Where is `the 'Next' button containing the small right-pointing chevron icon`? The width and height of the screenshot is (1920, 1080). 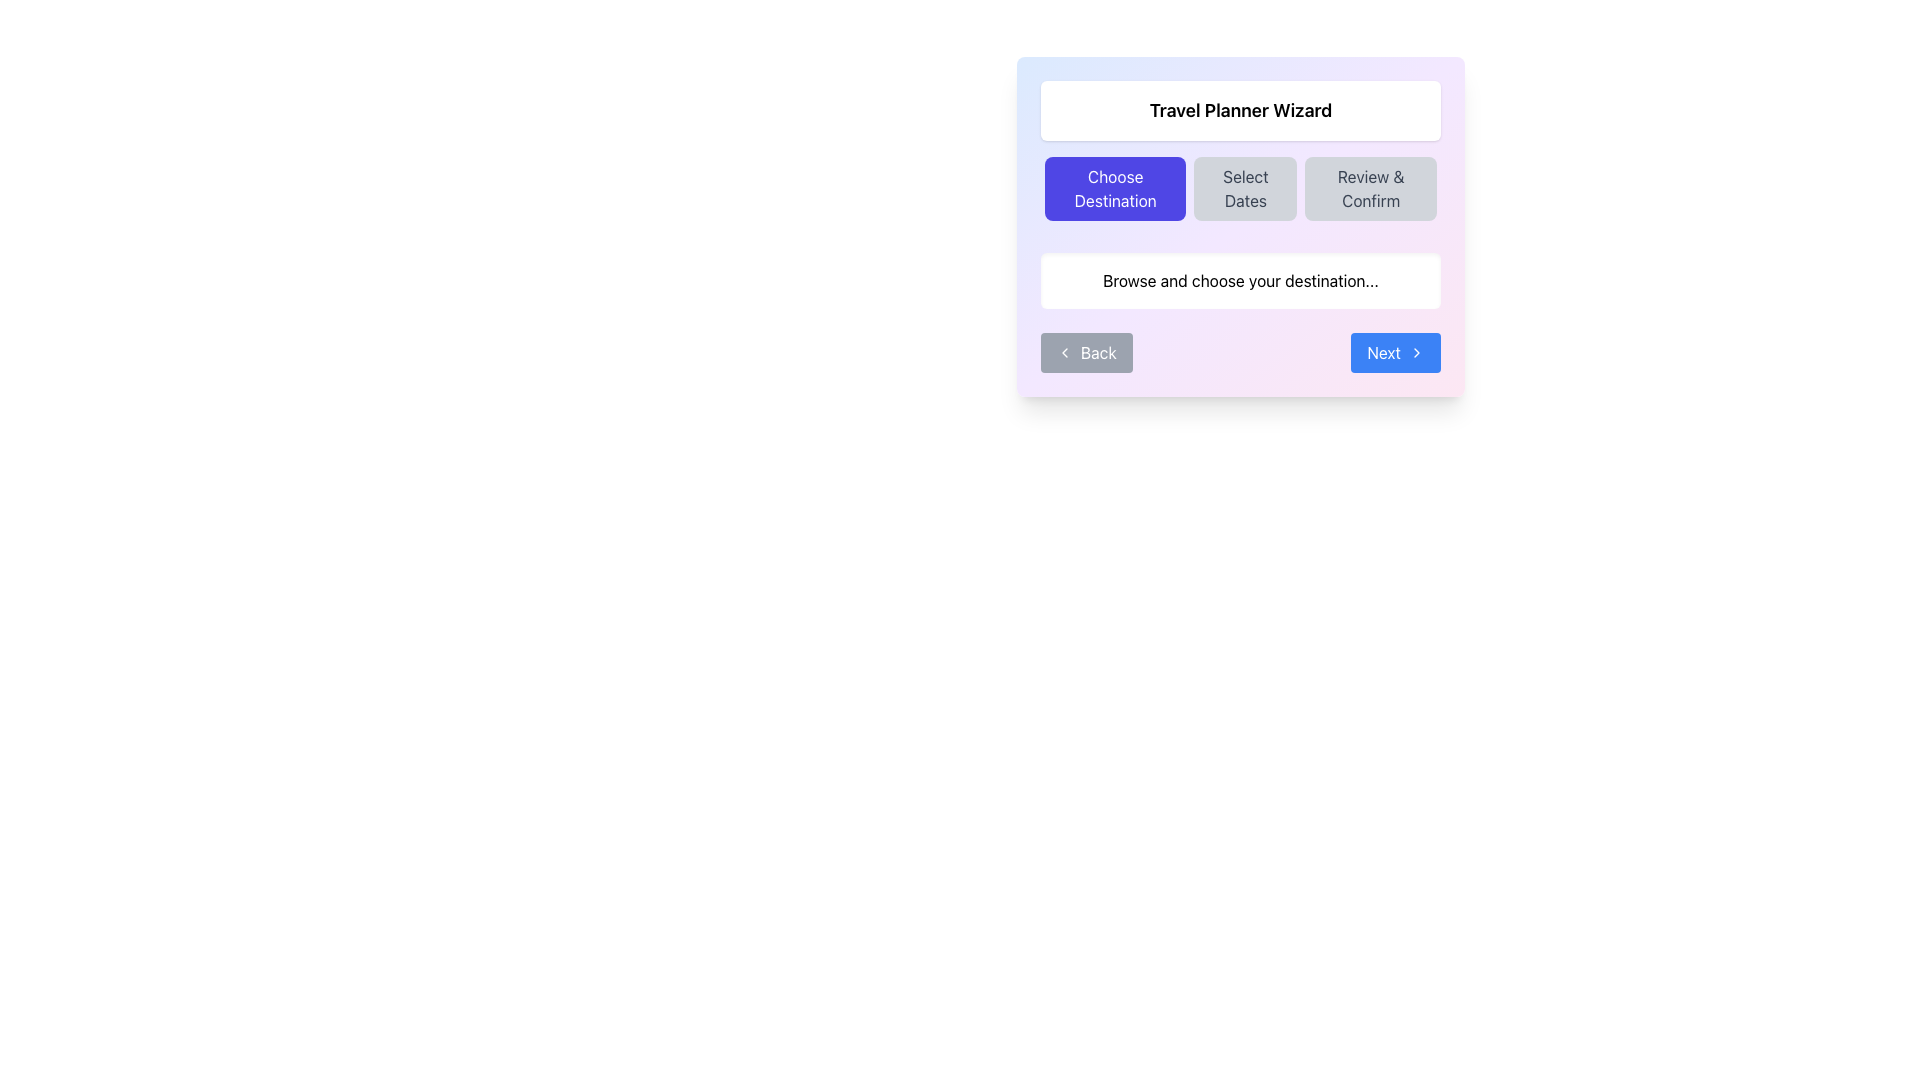
the 'Next' button containing the small right-pointing chevron icon is located at coordinates (1415, 352).